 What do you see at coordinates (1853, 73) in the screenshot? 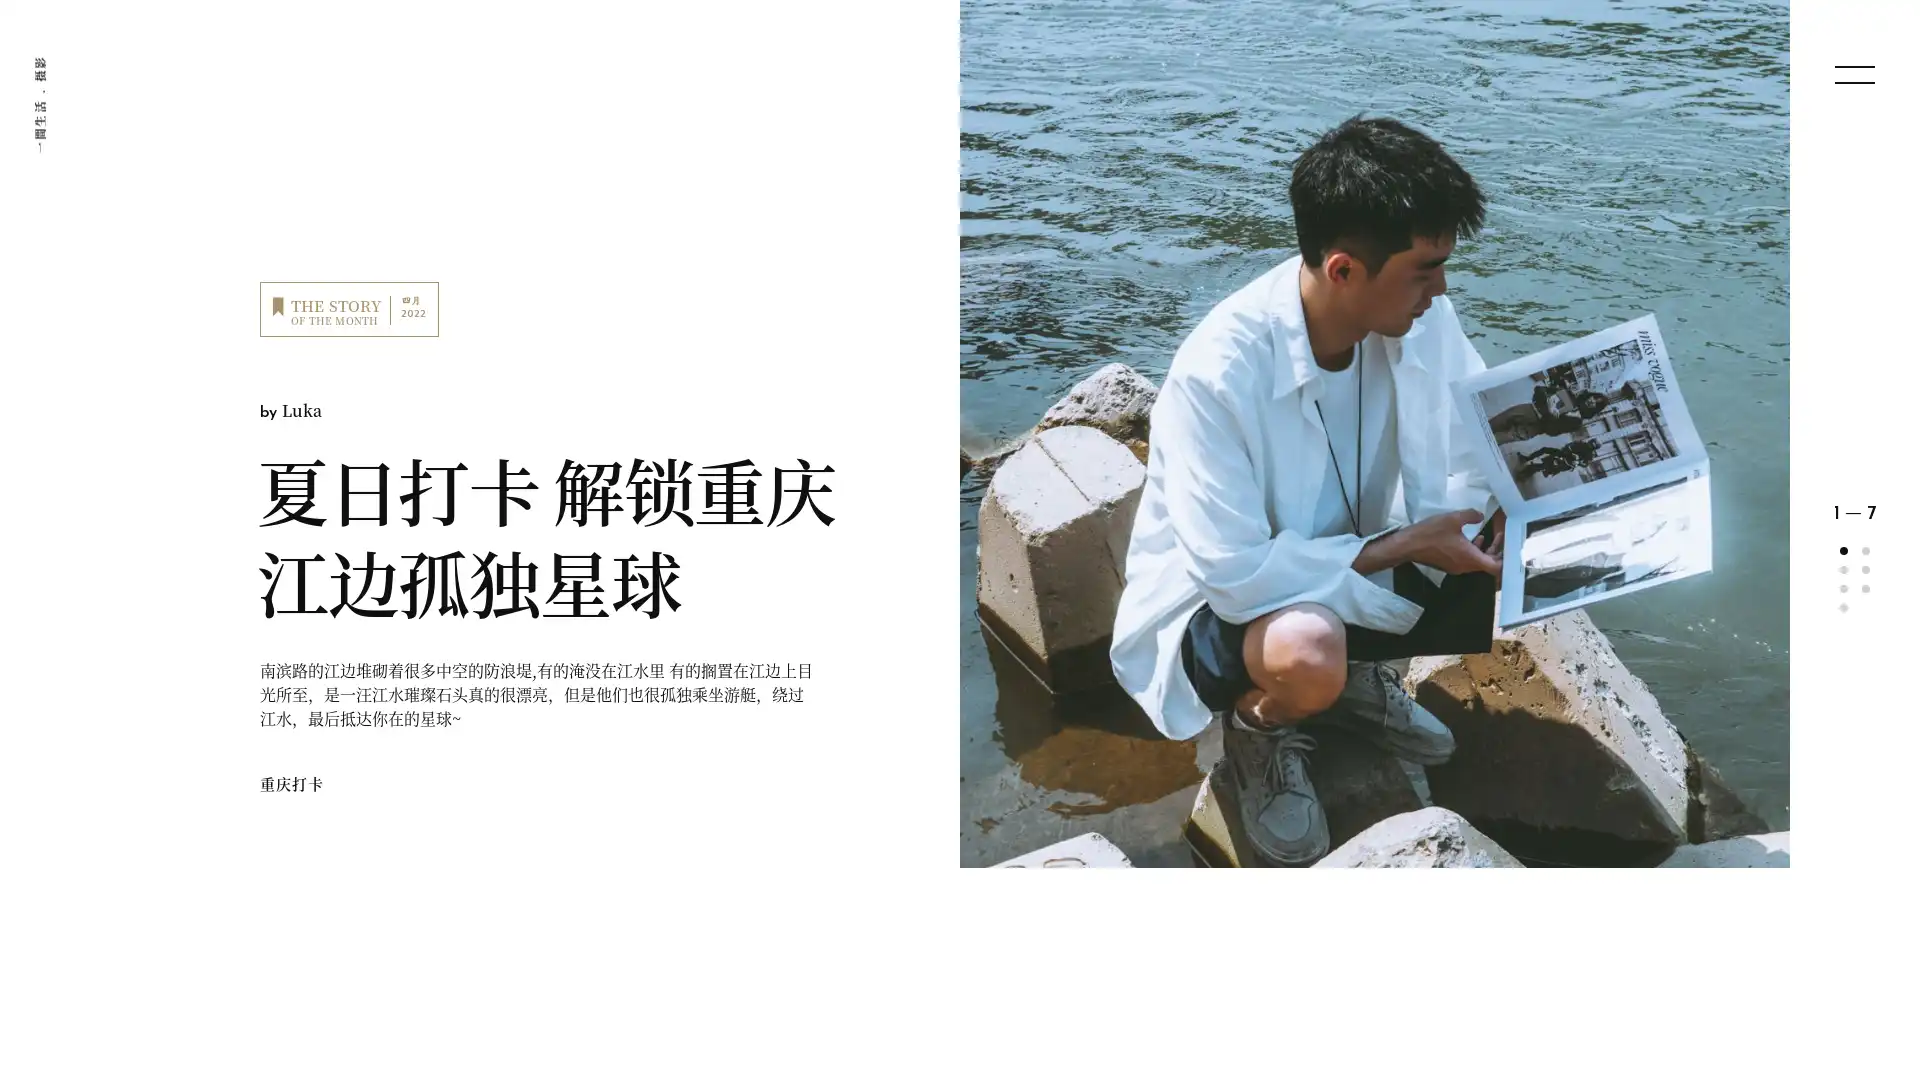
I see `menu close` at bounding box center [1853, 73].